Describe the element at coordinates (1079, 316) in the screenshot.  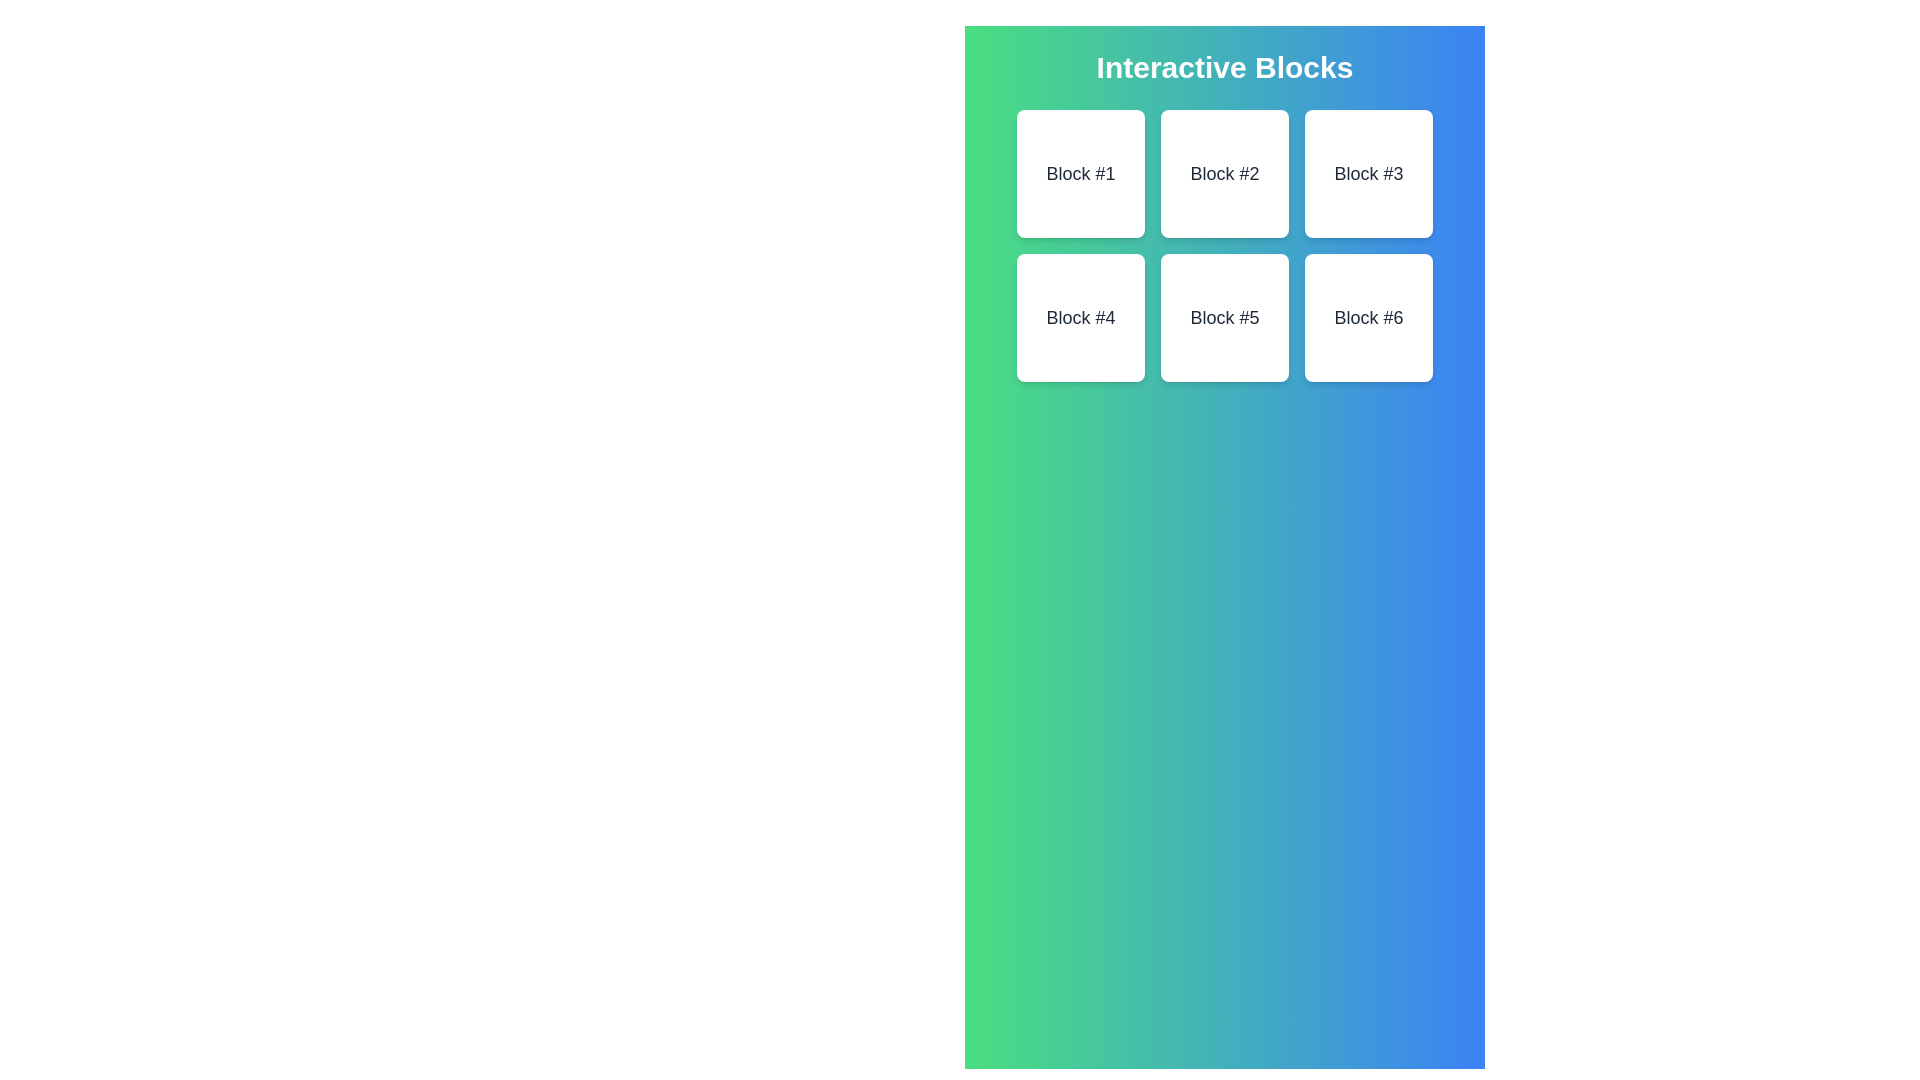
I see `text content of the label displaying 'Block #4', located in the second row, first column of the grid layout` at that location.